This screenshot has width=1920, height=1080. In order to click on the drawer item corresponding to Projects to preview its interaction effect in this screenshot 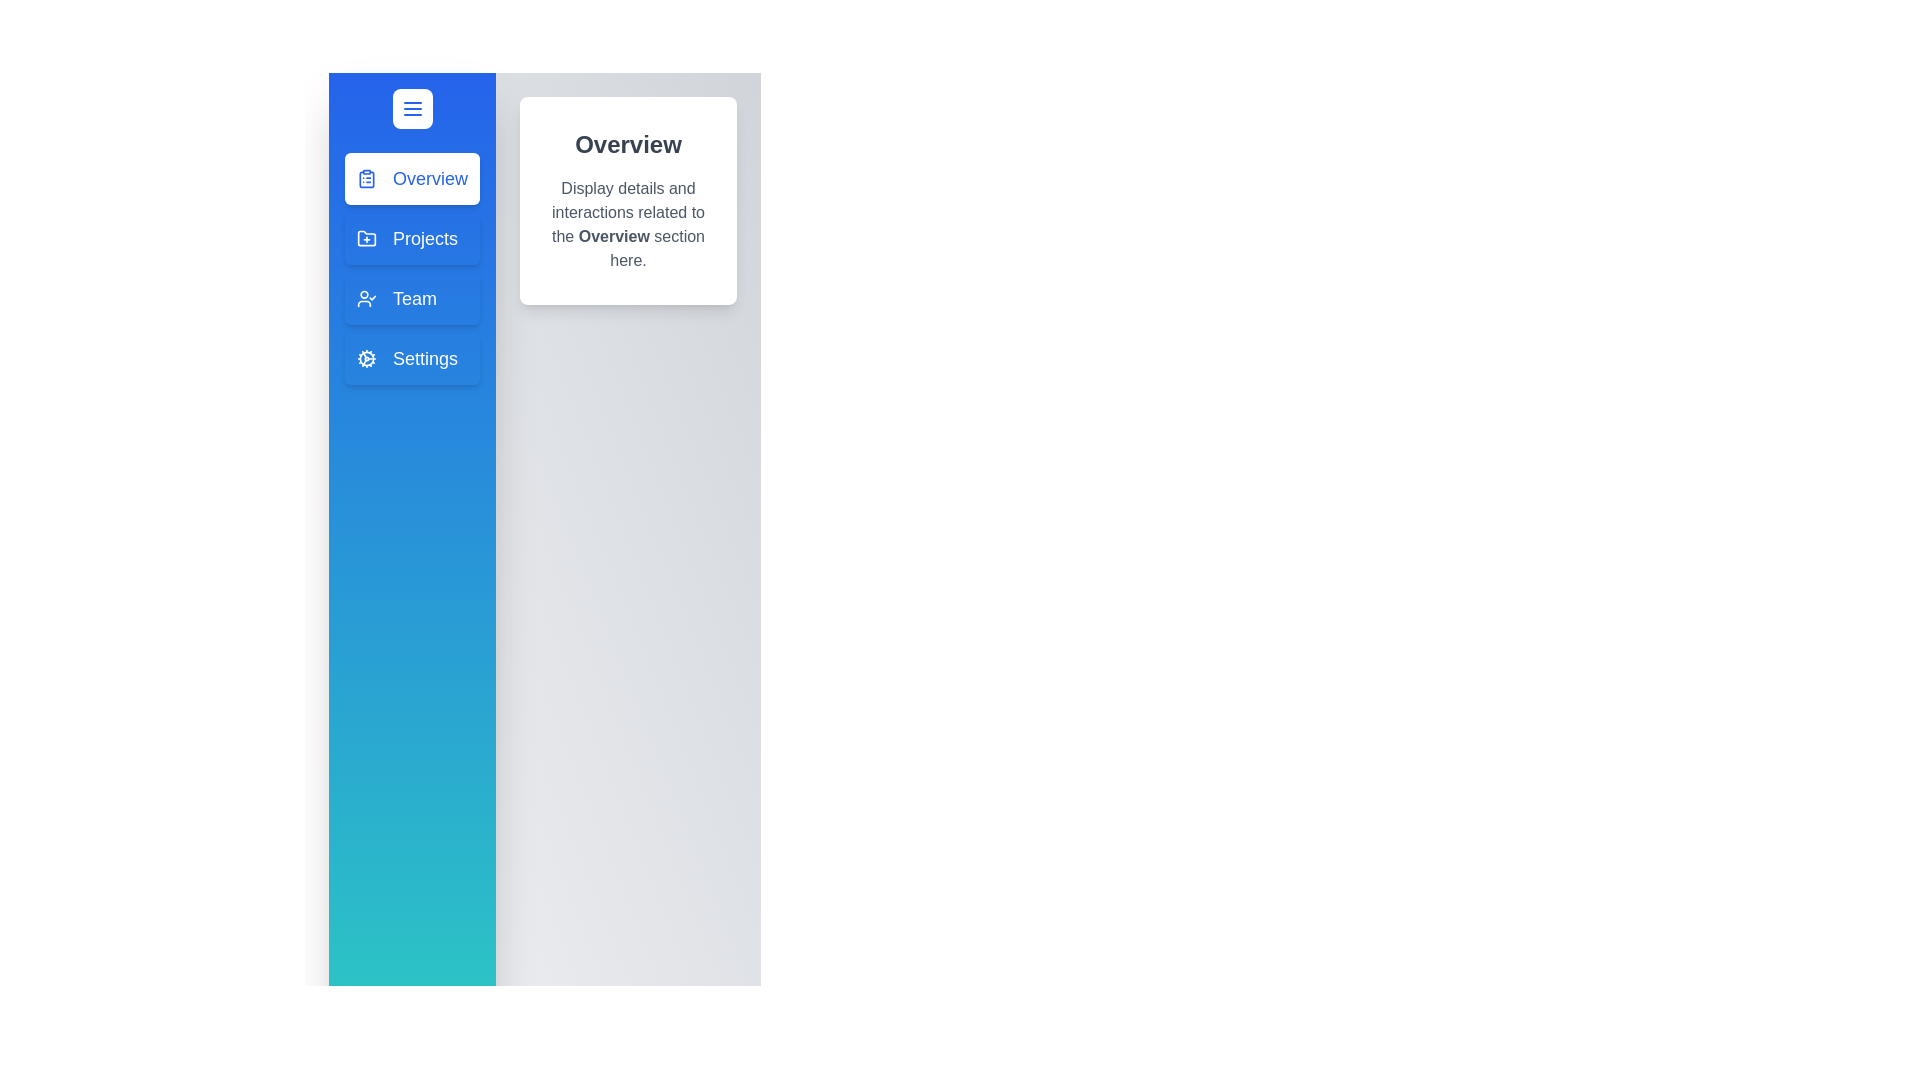, I will do `click(411, 238)`.